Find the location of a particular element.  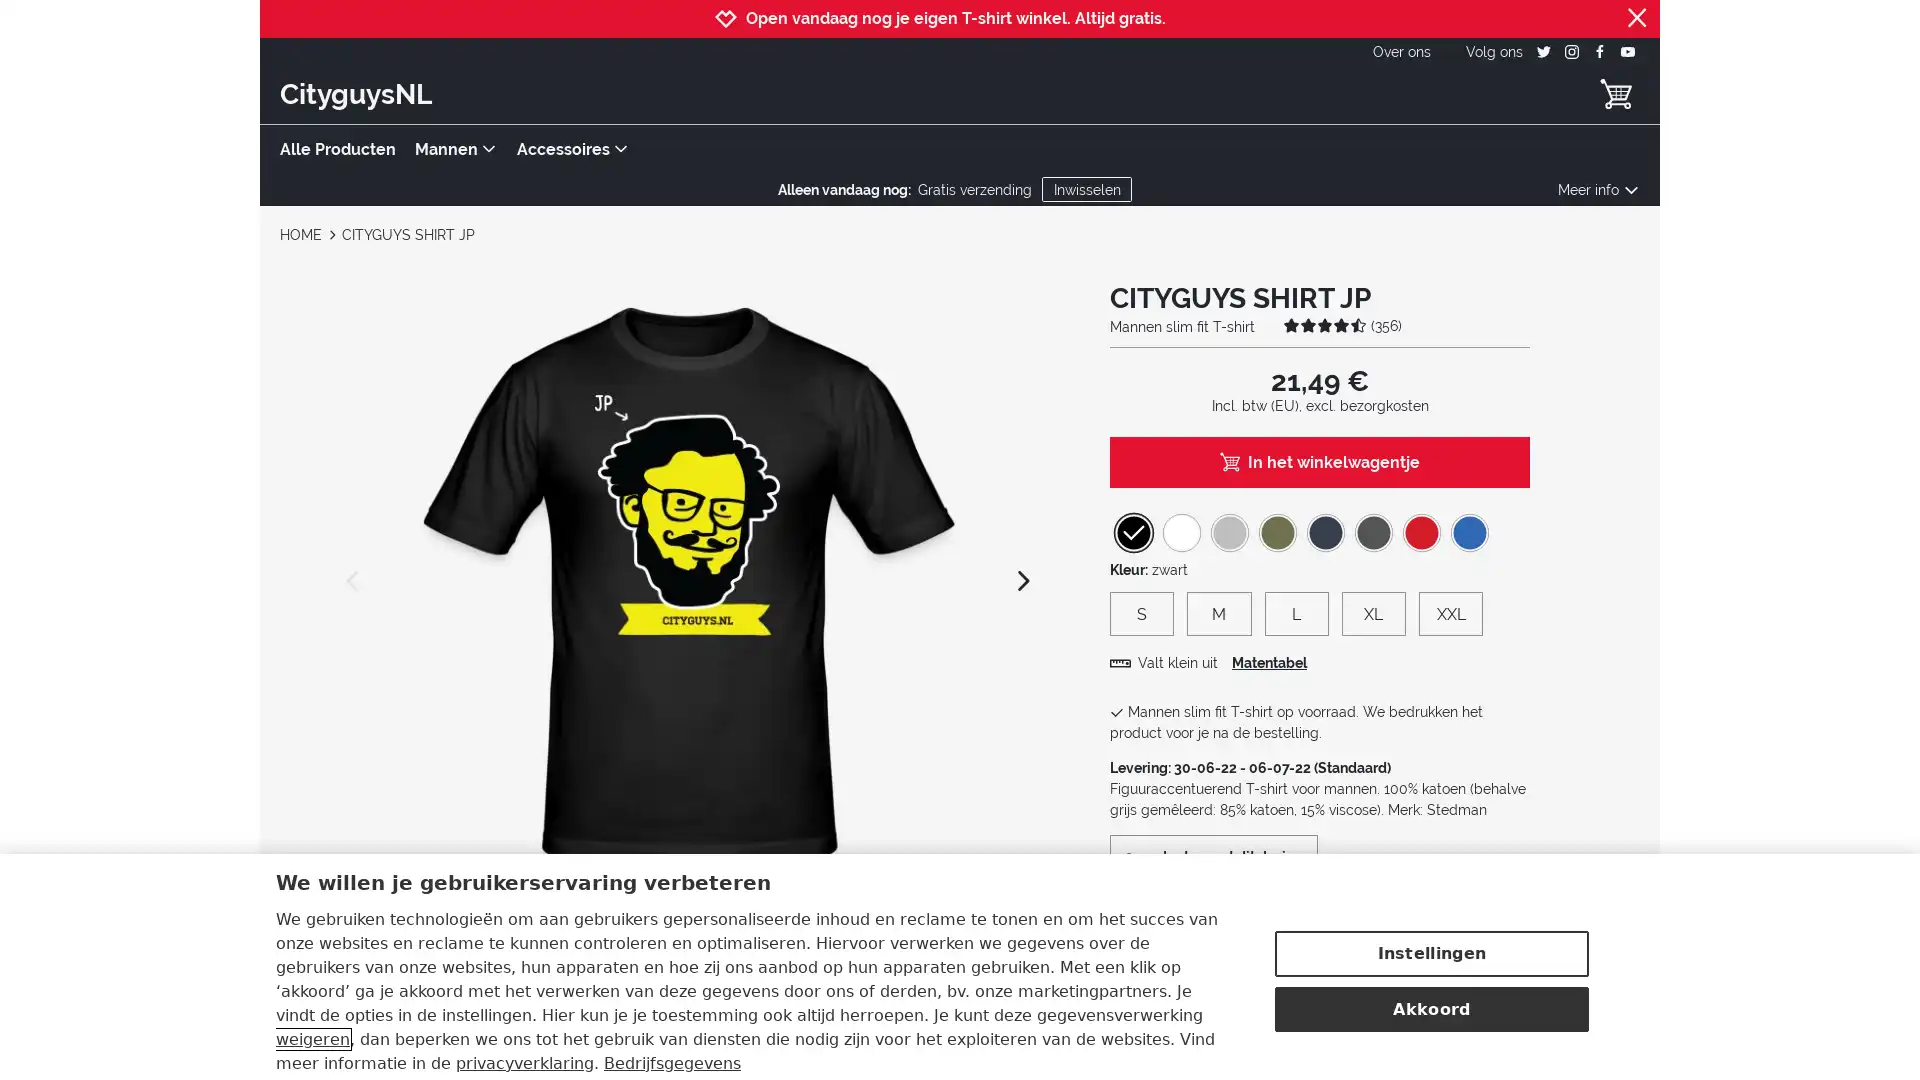

next image is located at coordinates (1022, 579).